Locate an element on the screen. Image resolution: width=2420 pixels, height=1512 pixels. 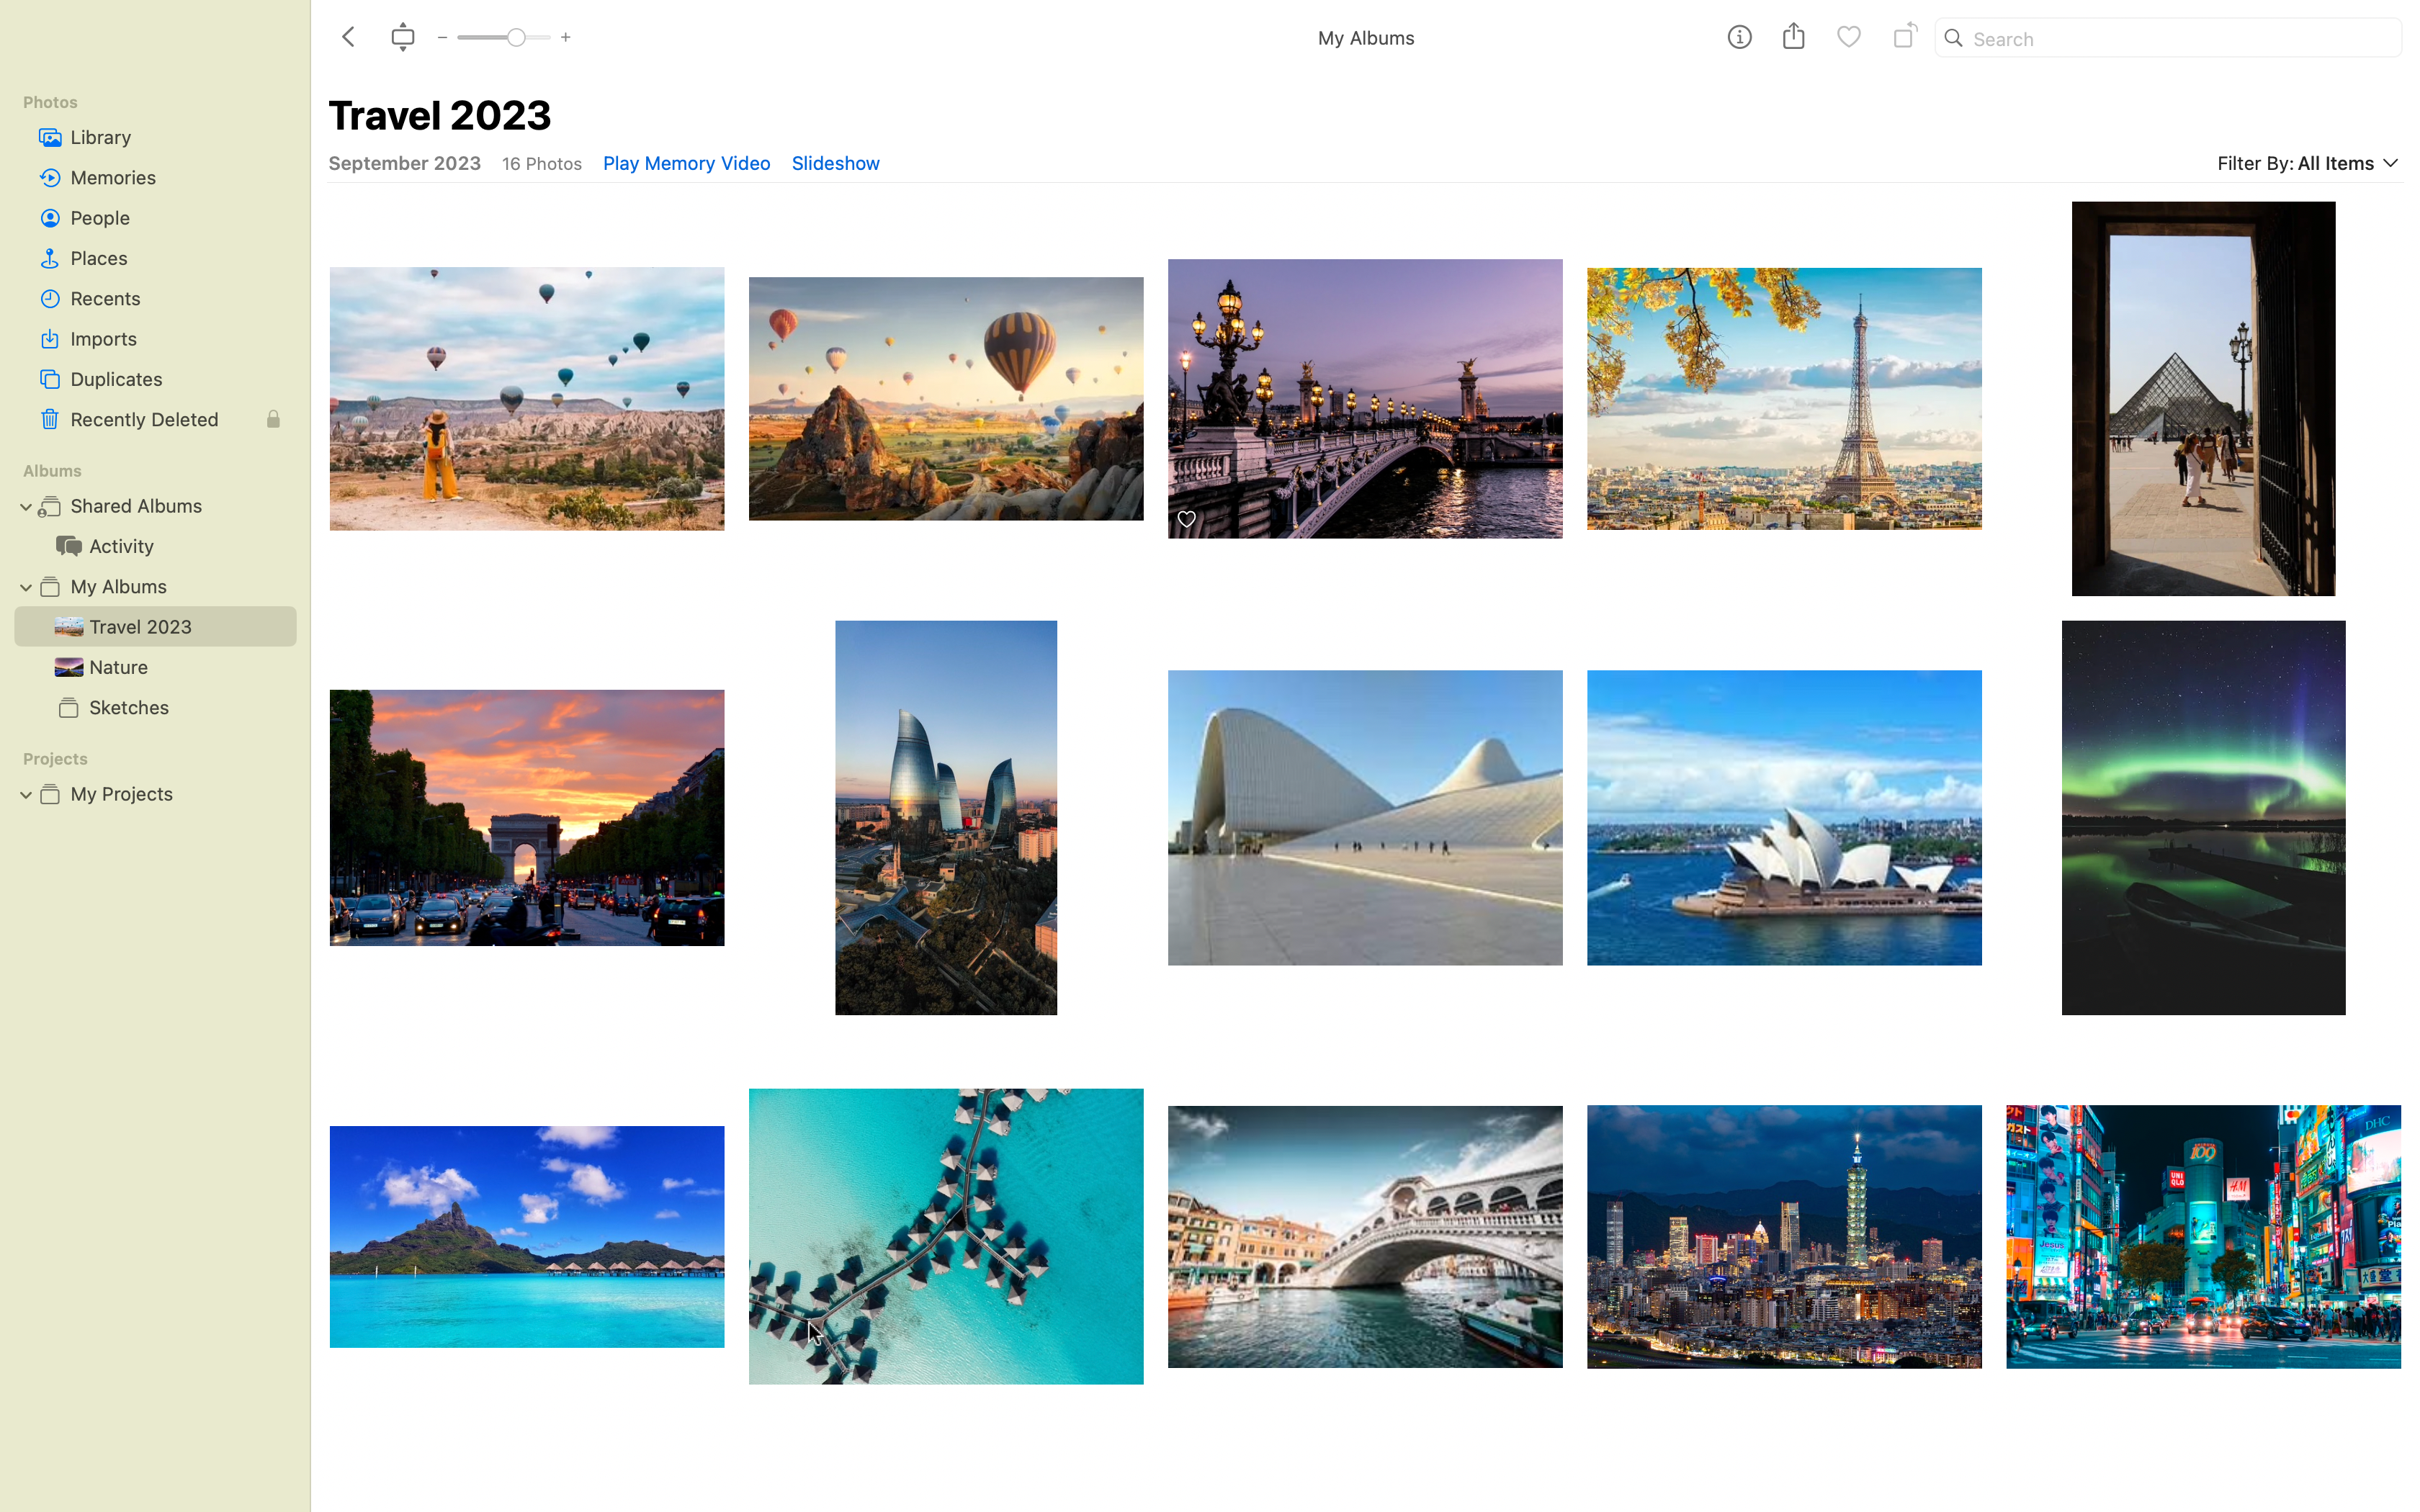
Pick the snapshot of Lotus Temple located in Sydney is located at coordinates (1785, 816).